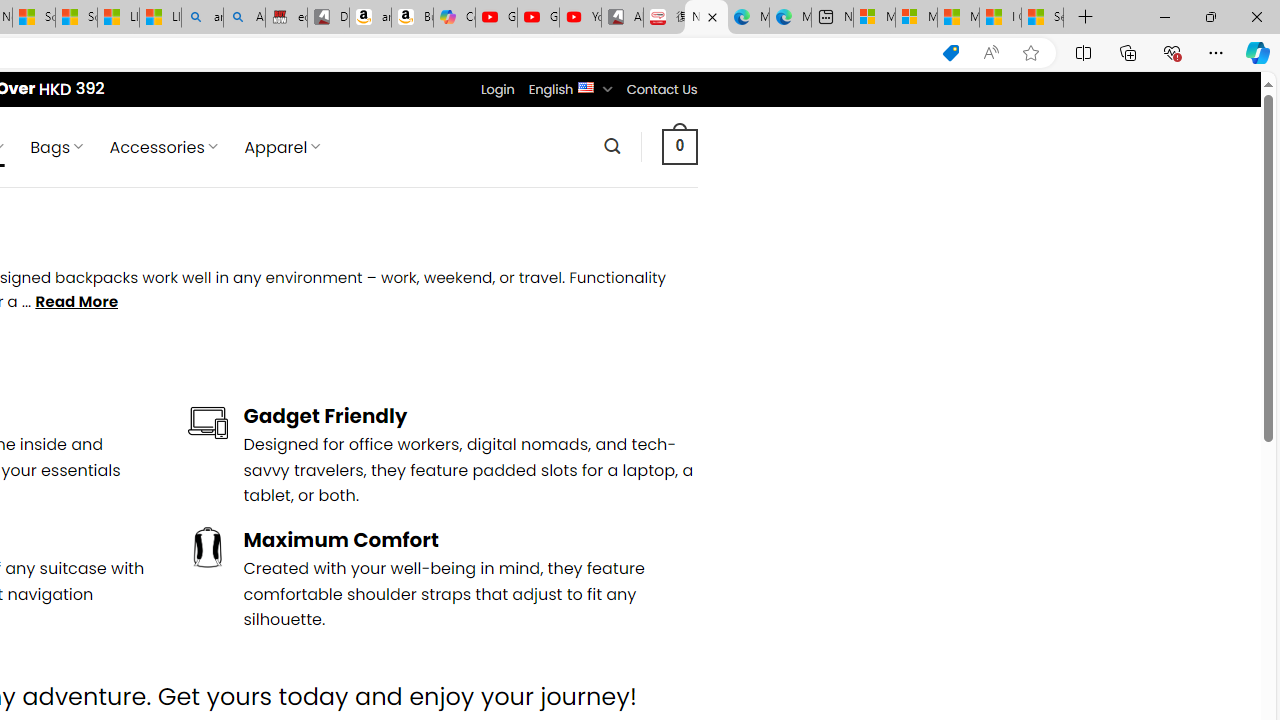 The height and width of the screenshot is (720, 1280). What do you see at coordinates (621, 17) in the screenshot?
I see `'All Cubot phones'` at bounding box center [621, 17].